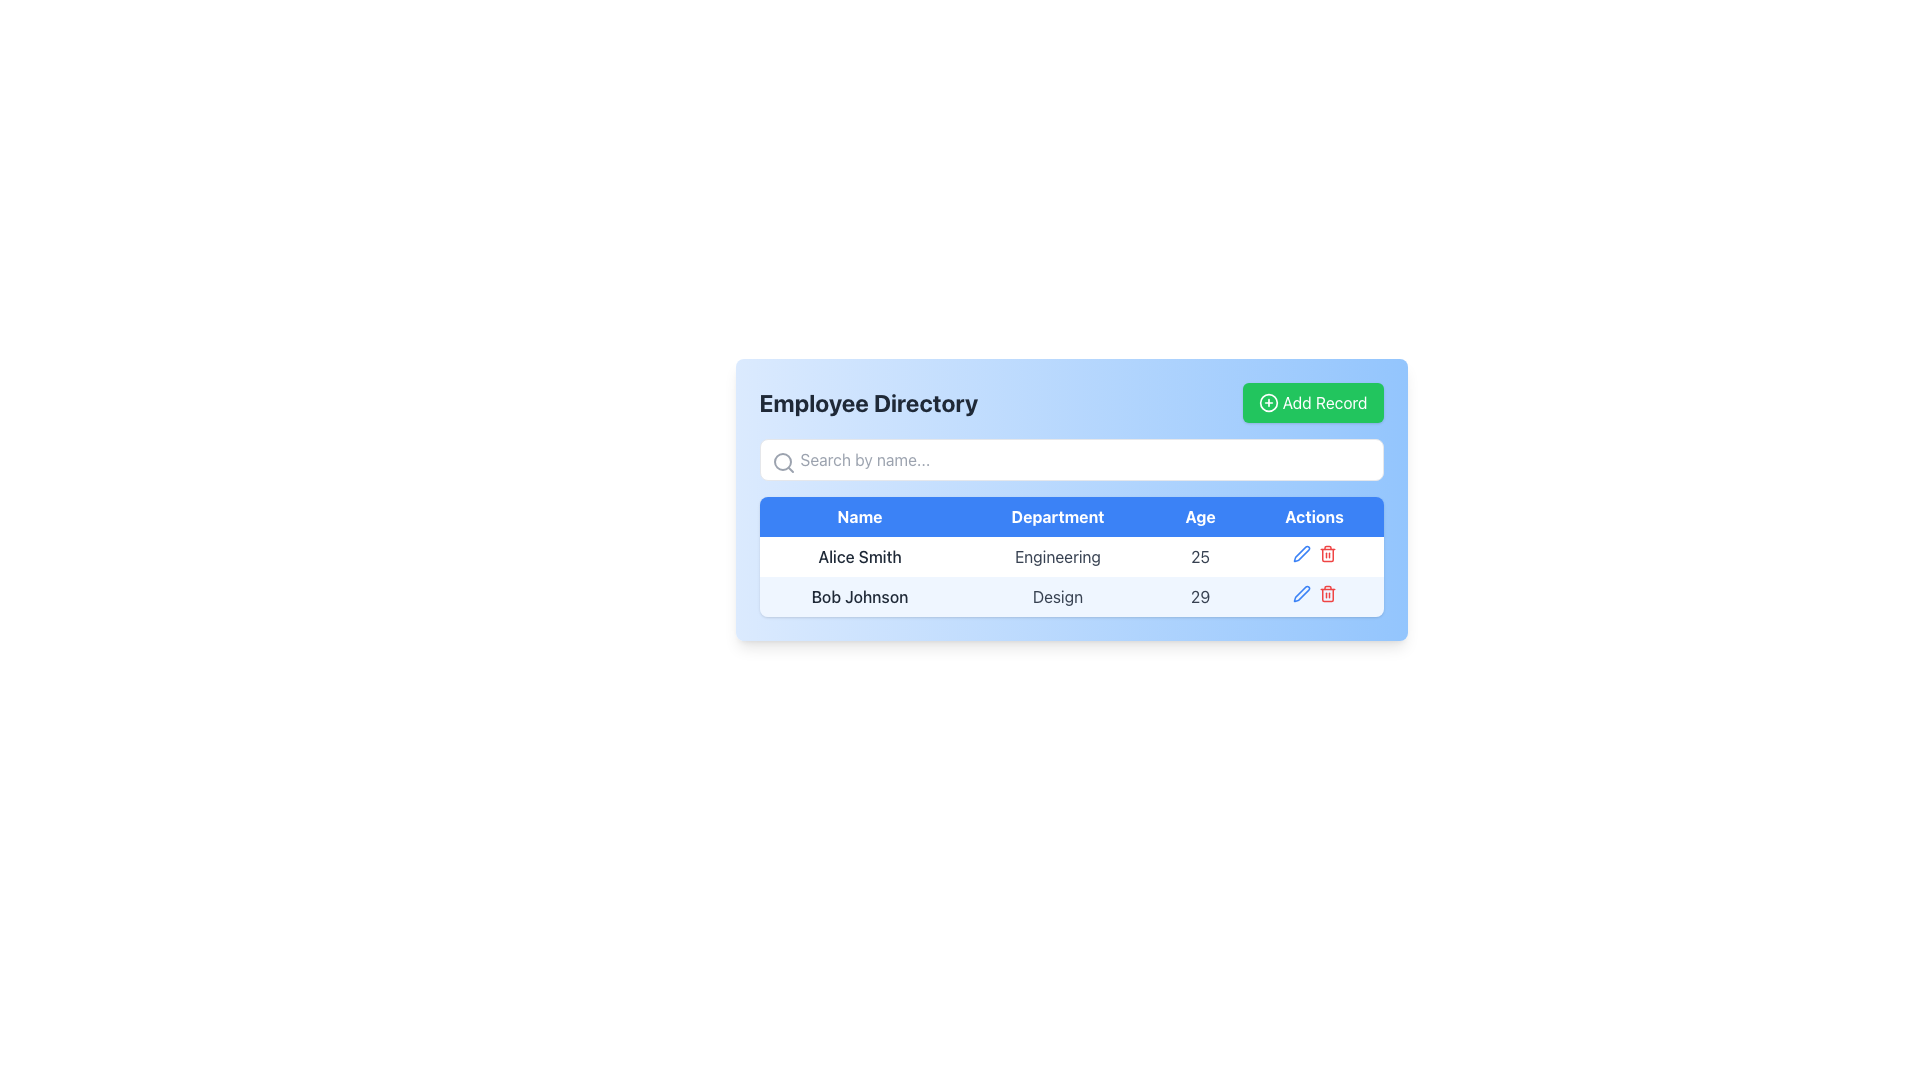  I want to click on the 'Employee Directory' text component, which is a bold and large dark gray text located at the top-left section of the interface, aligned to the left of the 'Add Record' button, so click(868, 402).